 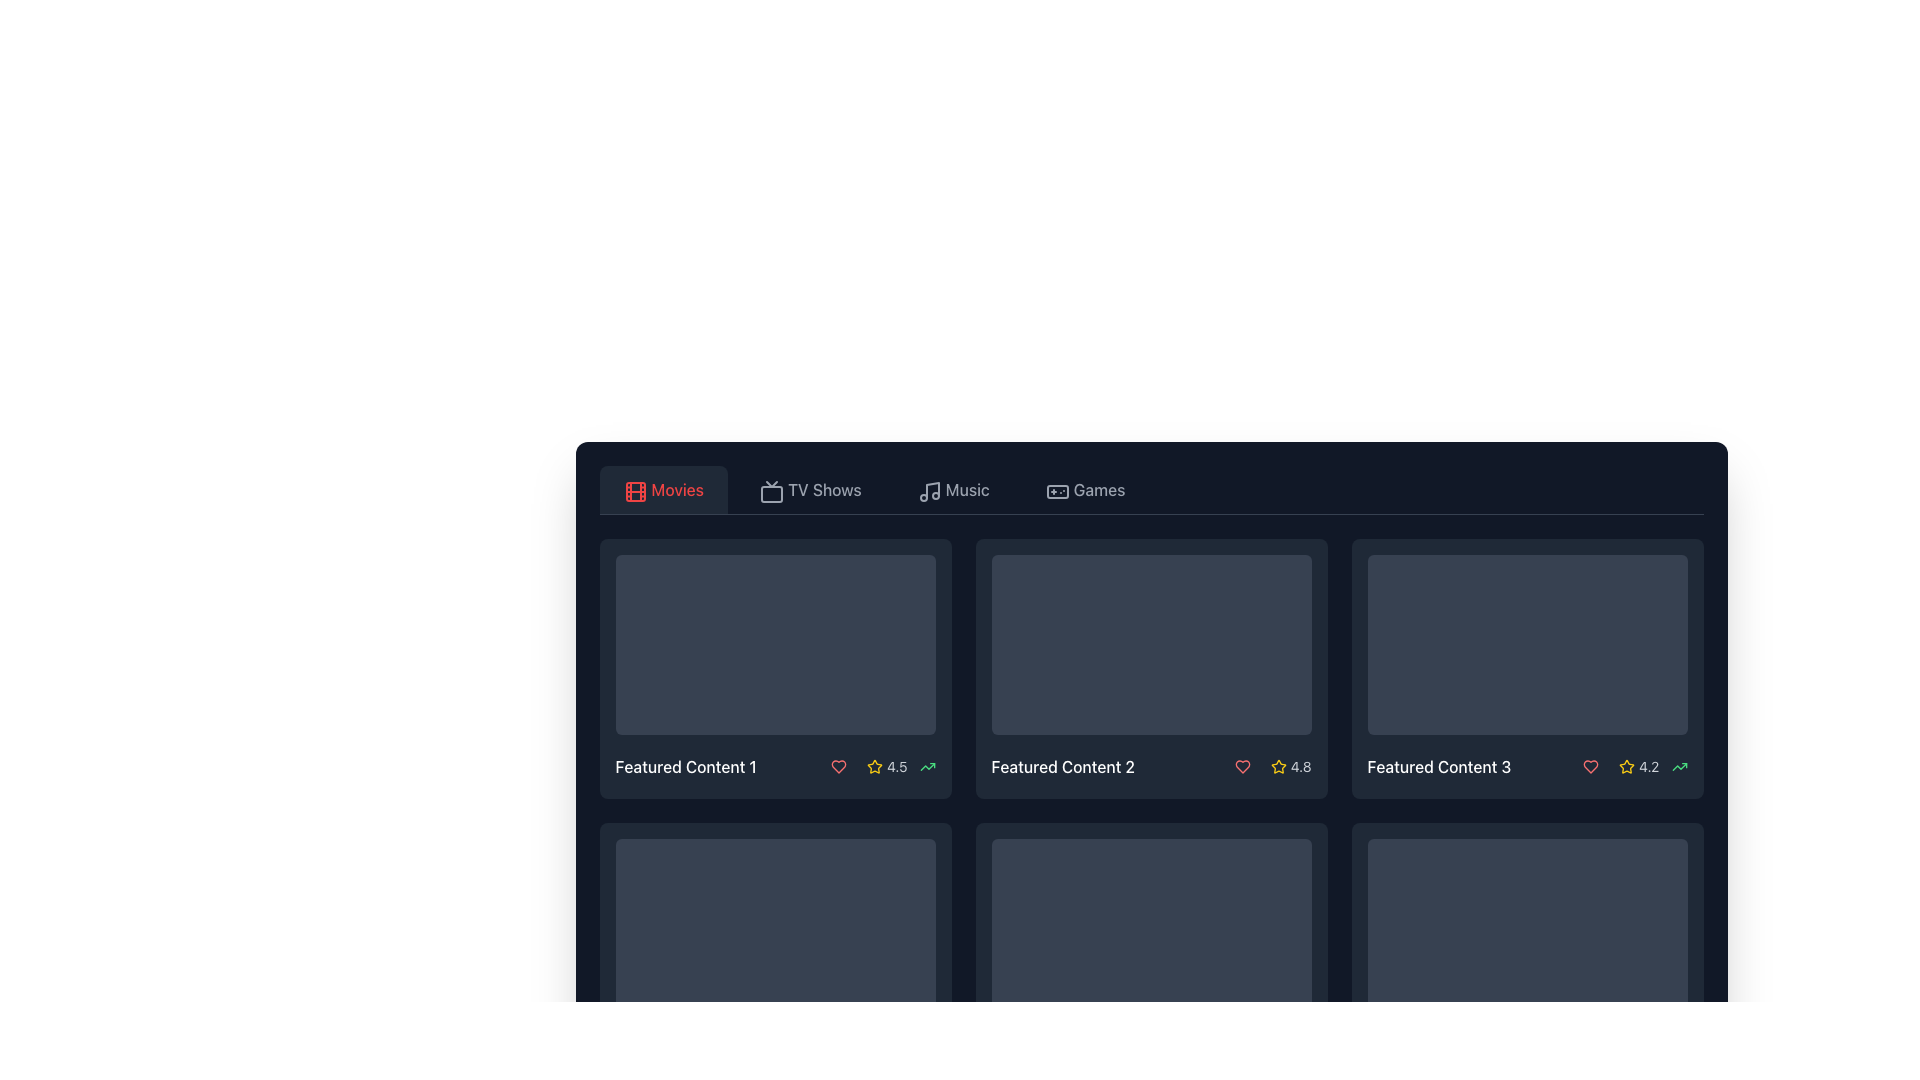 I want to click on the red movie-film icon in the active 'Movies' tab of the horizontal navigation menu, so click(x=634, y=492).